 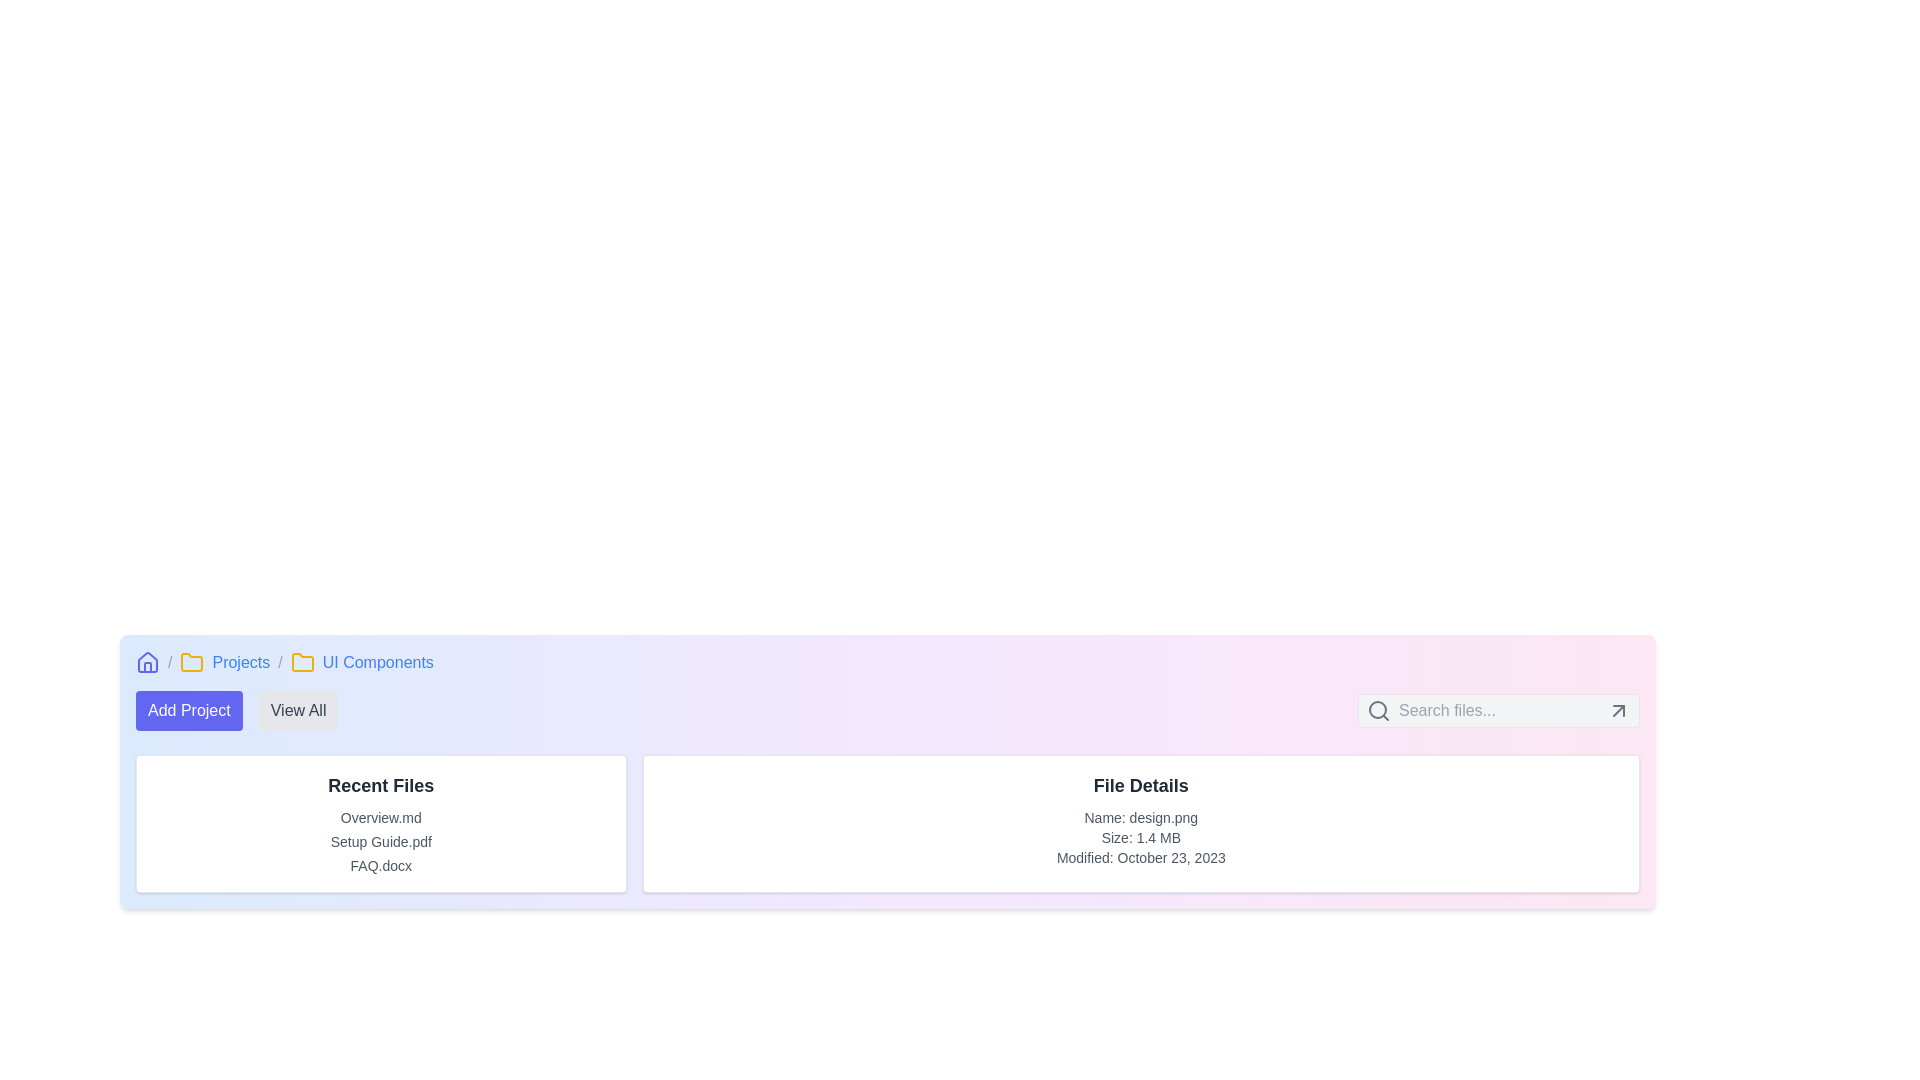 I want to click on the second button that allows users, so click(x=297, y=709).